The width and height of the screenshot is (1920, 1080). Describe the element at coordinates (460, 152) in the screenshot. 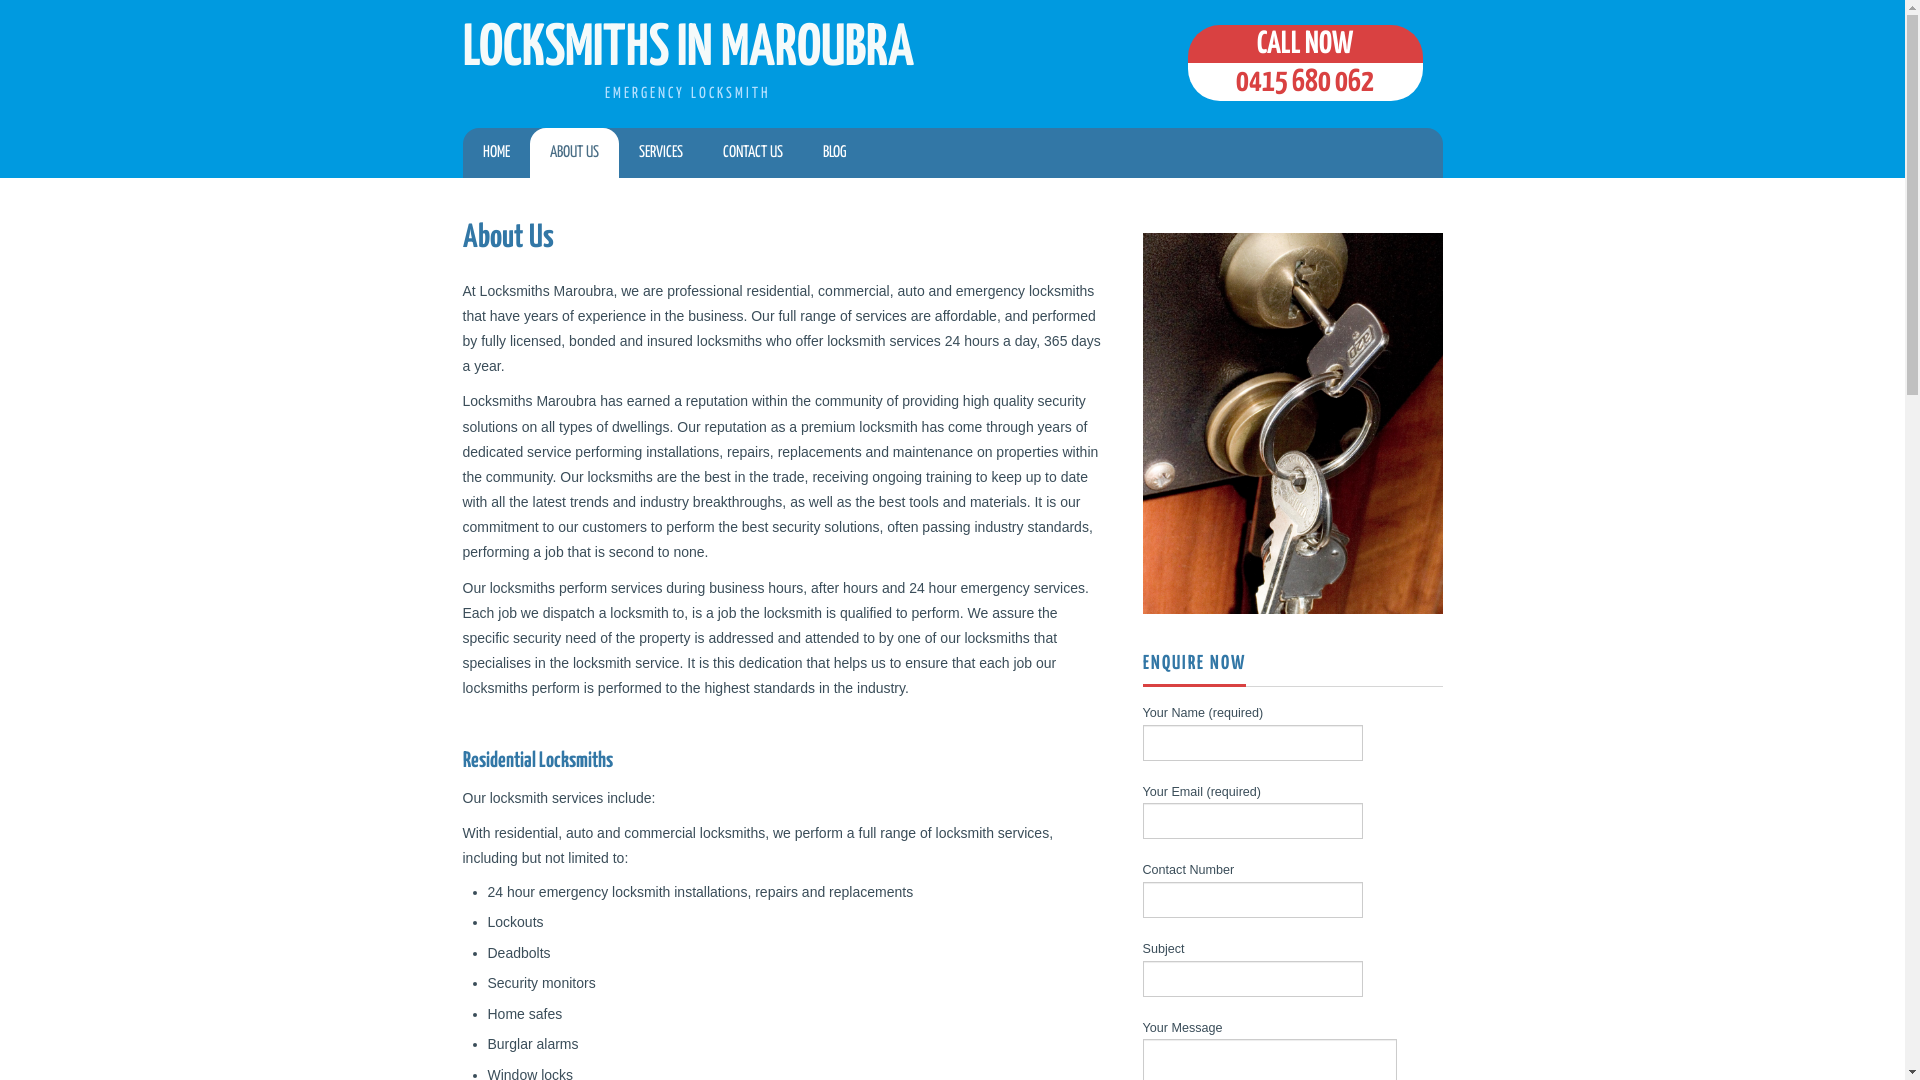

I see `'HOME'` at that location.